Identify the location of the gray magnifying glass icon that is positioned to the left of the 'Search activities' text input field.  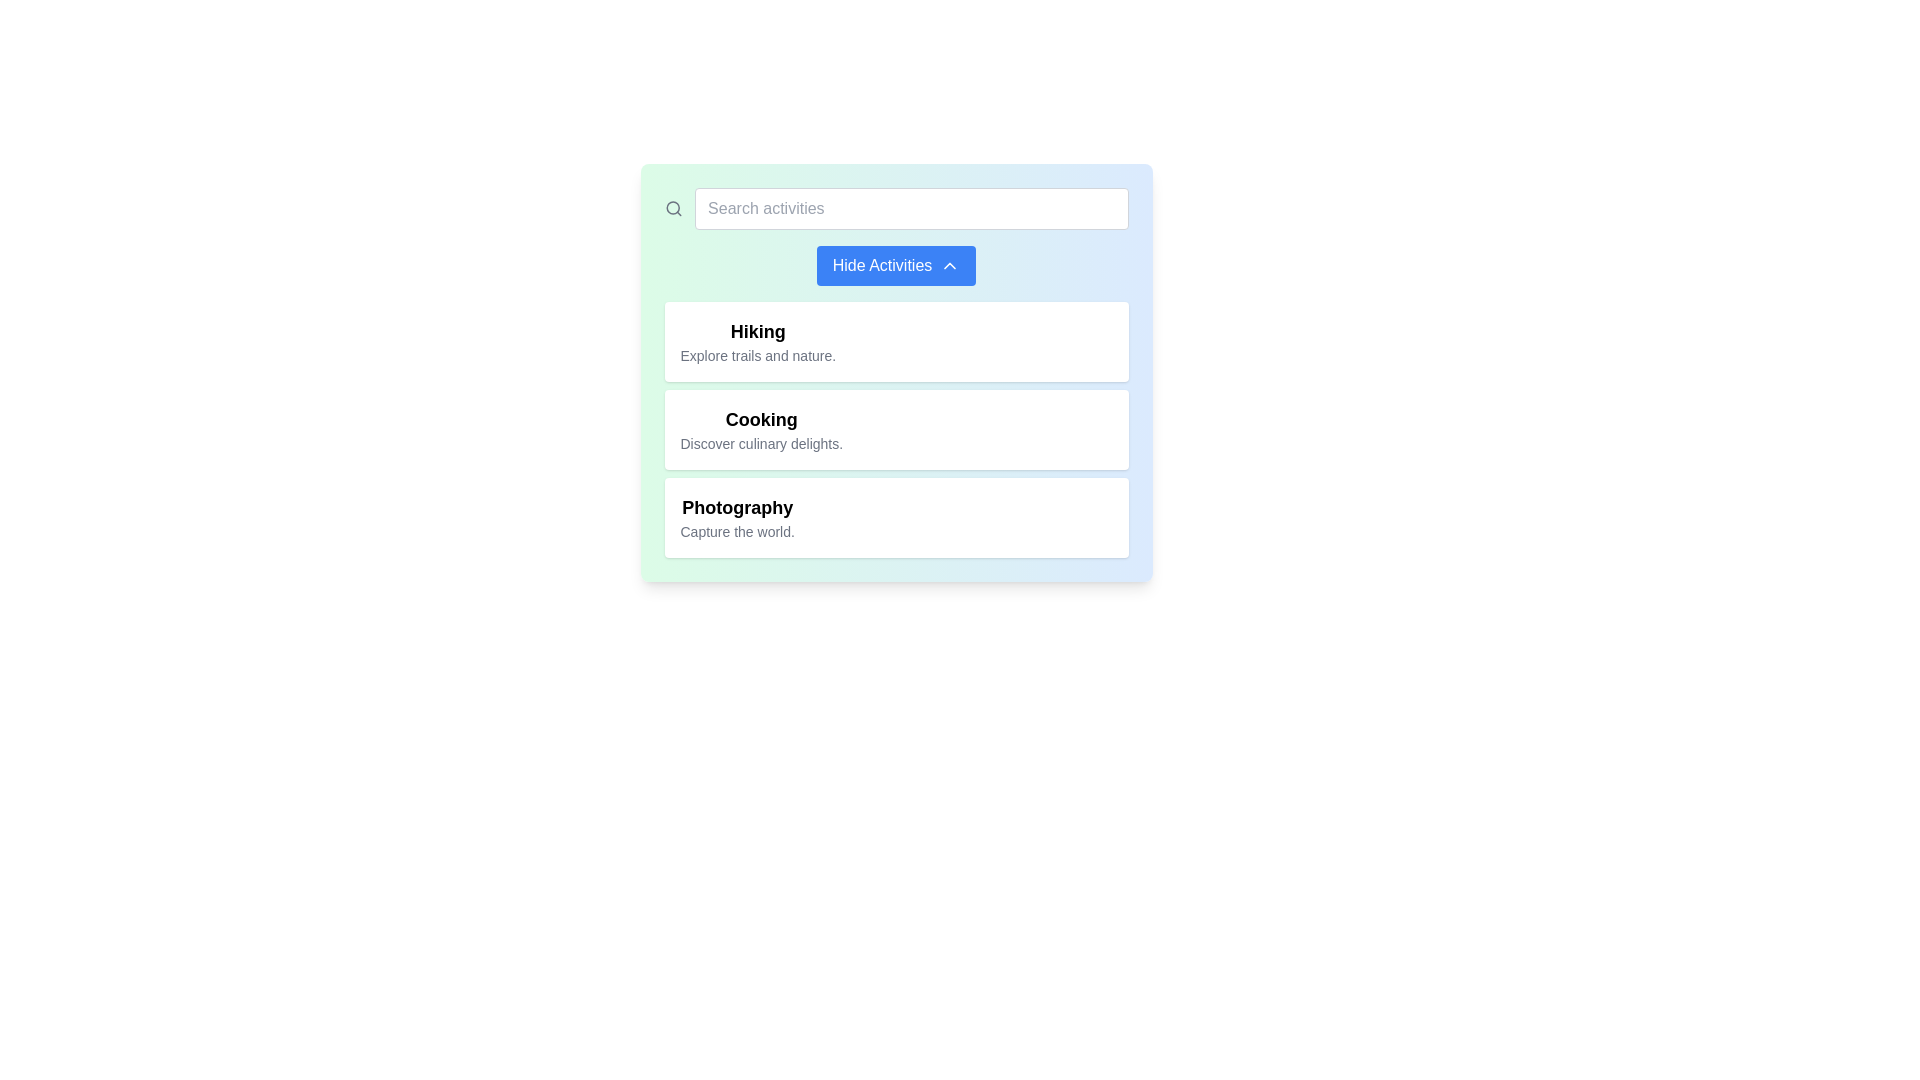
(673, 208).